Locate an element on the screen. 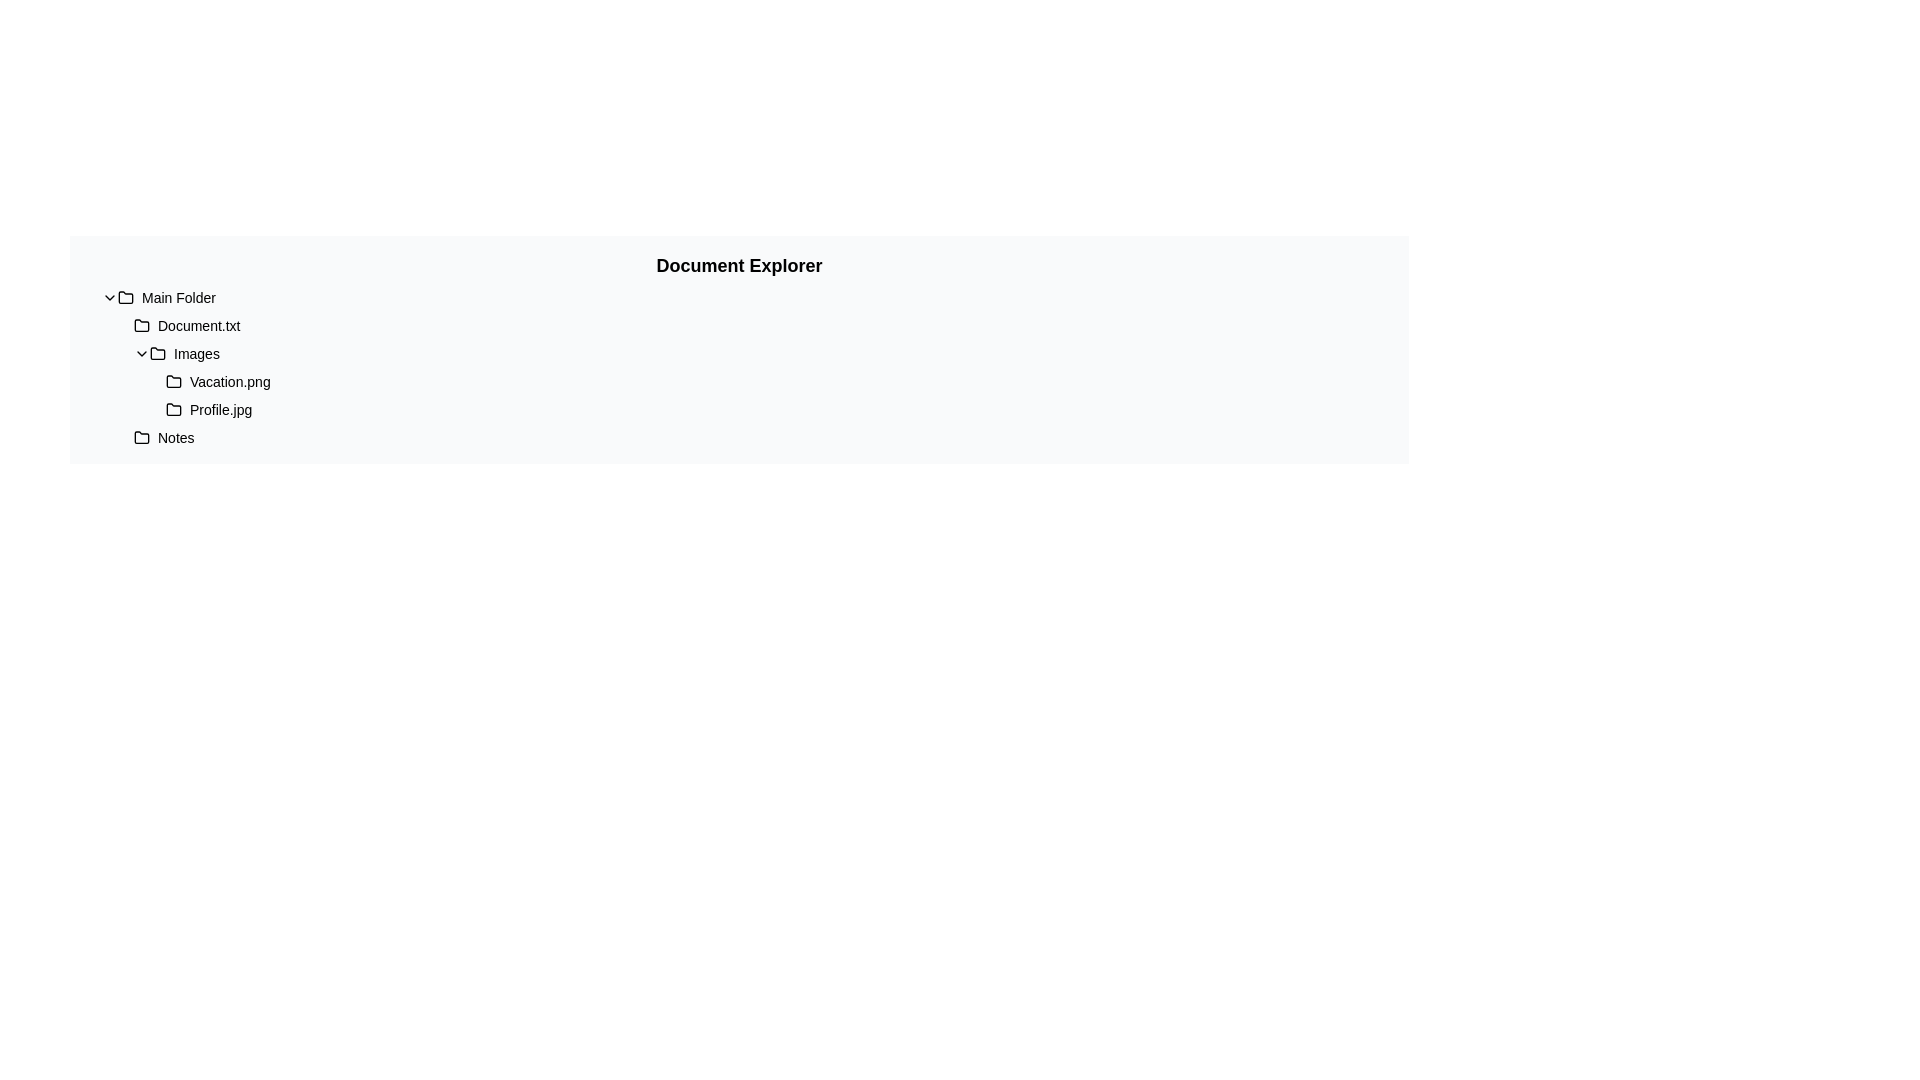  the small folder icon located to the left of the 'Main Folder' label in the hierarchical navigation list is located at coordinates (124, 297).